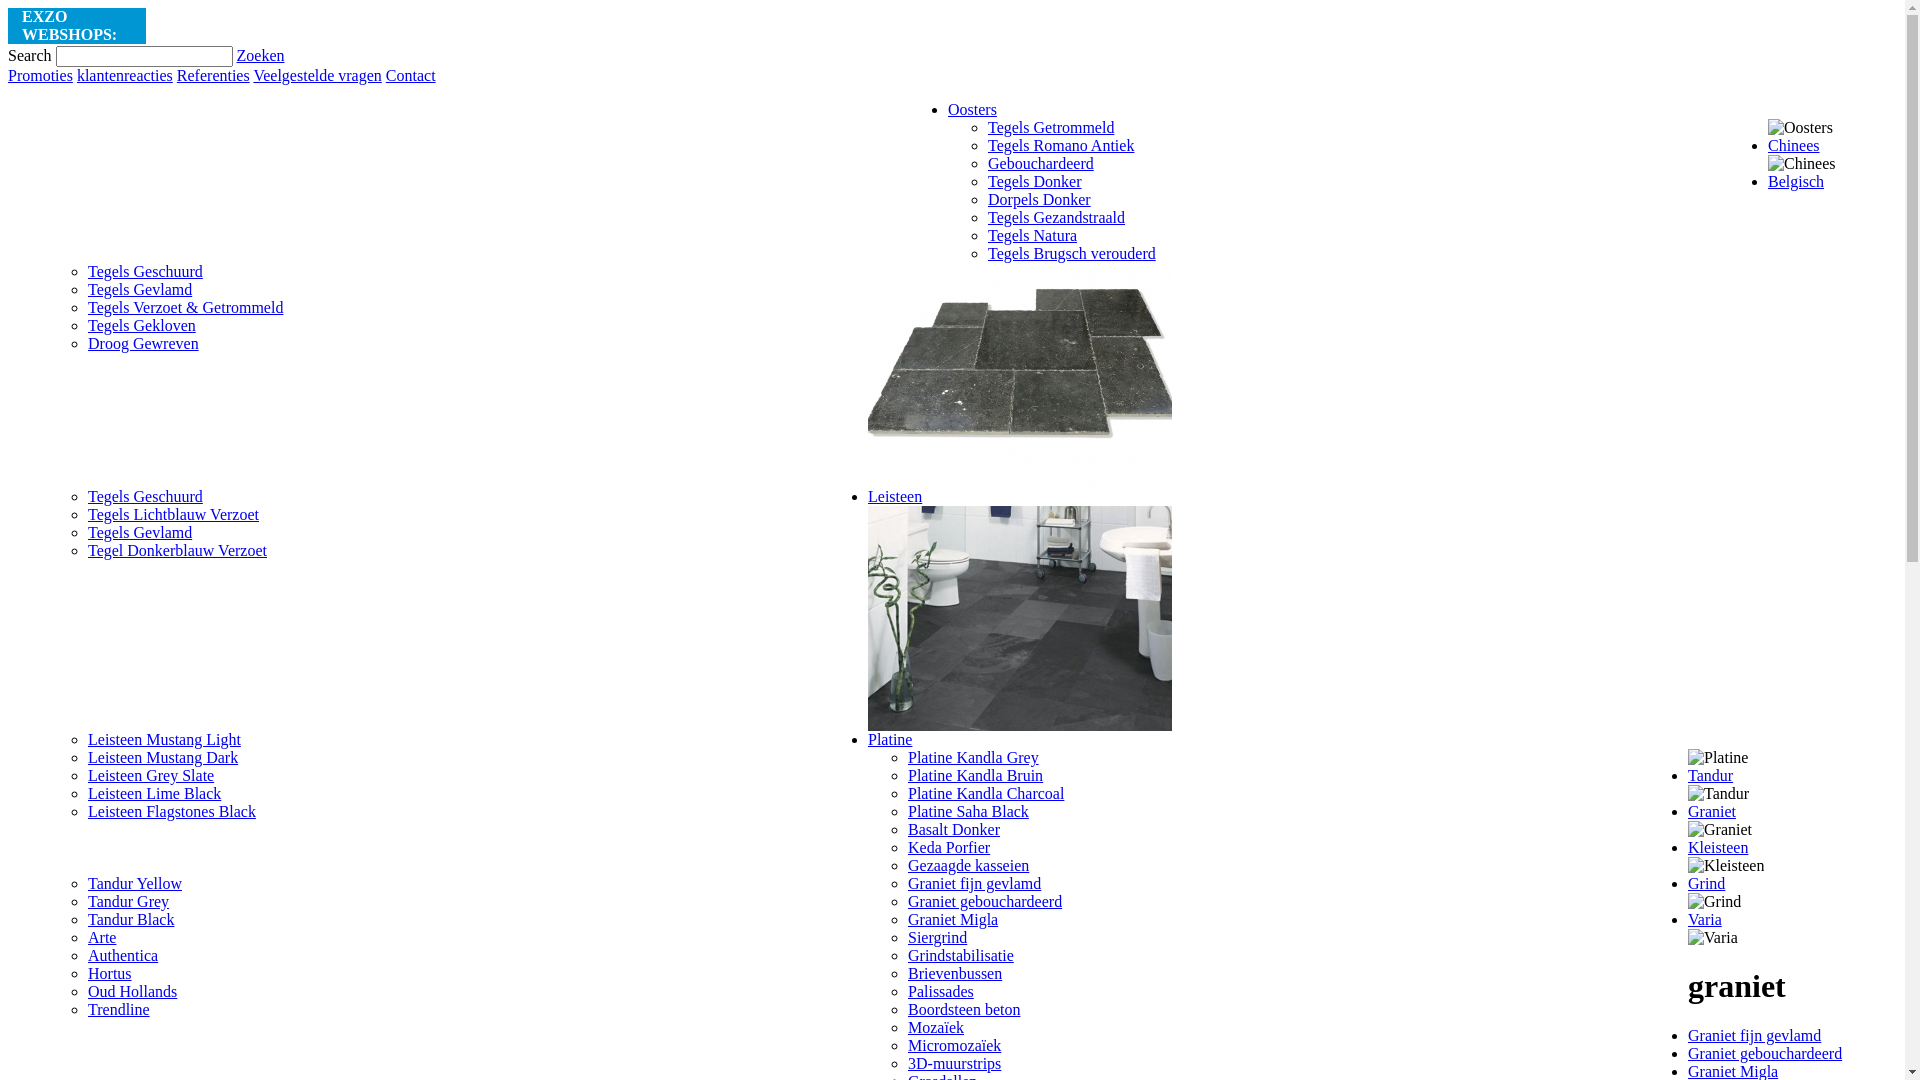  Describe the element at coordinates (1709, 774) in the screenshot. I see `'Tandur'` at that location.